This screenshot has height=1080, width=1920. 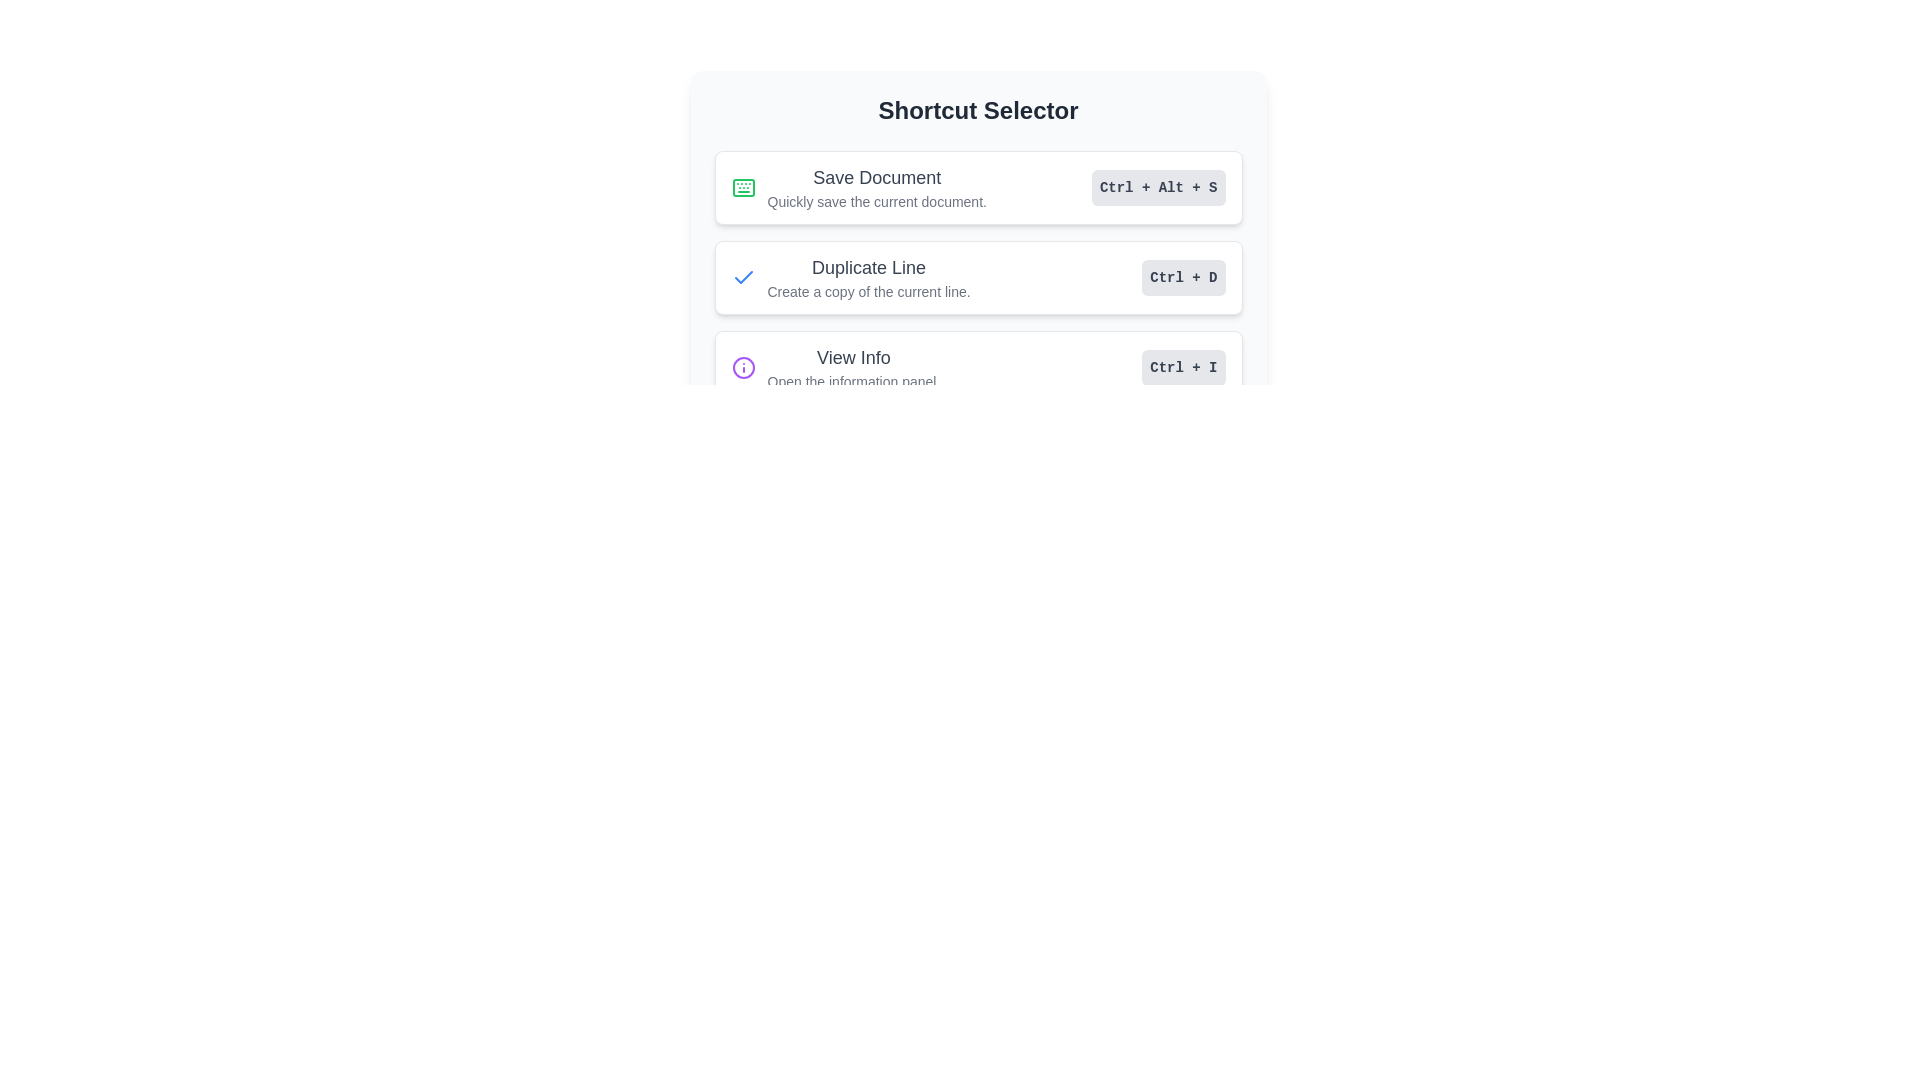 What do you see at coordinates (742, 367) in the screenshot?
I see `the purple circular icon with a white interior and 'i' symbol, located to the left of the text 'View Info' in the interface panel` at bounding box center [742, 367].